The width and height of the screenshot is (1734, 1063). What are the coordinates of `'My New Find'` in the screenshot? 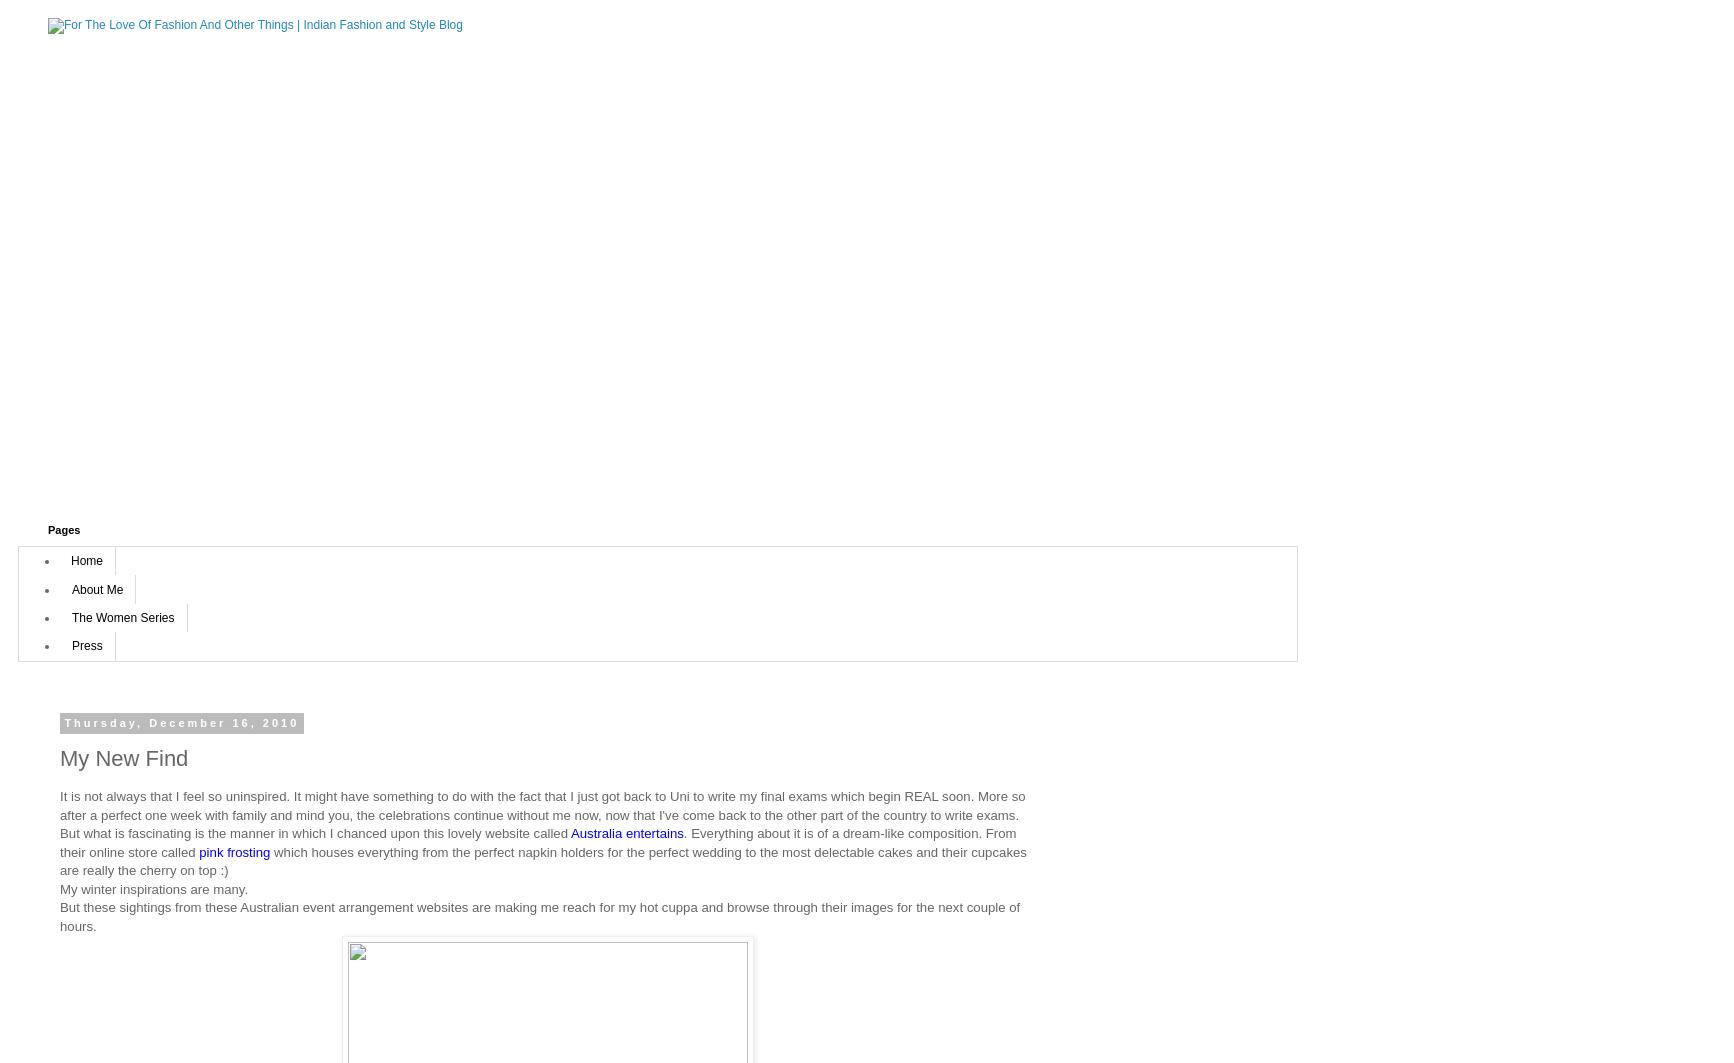 It's located at (123, 757).